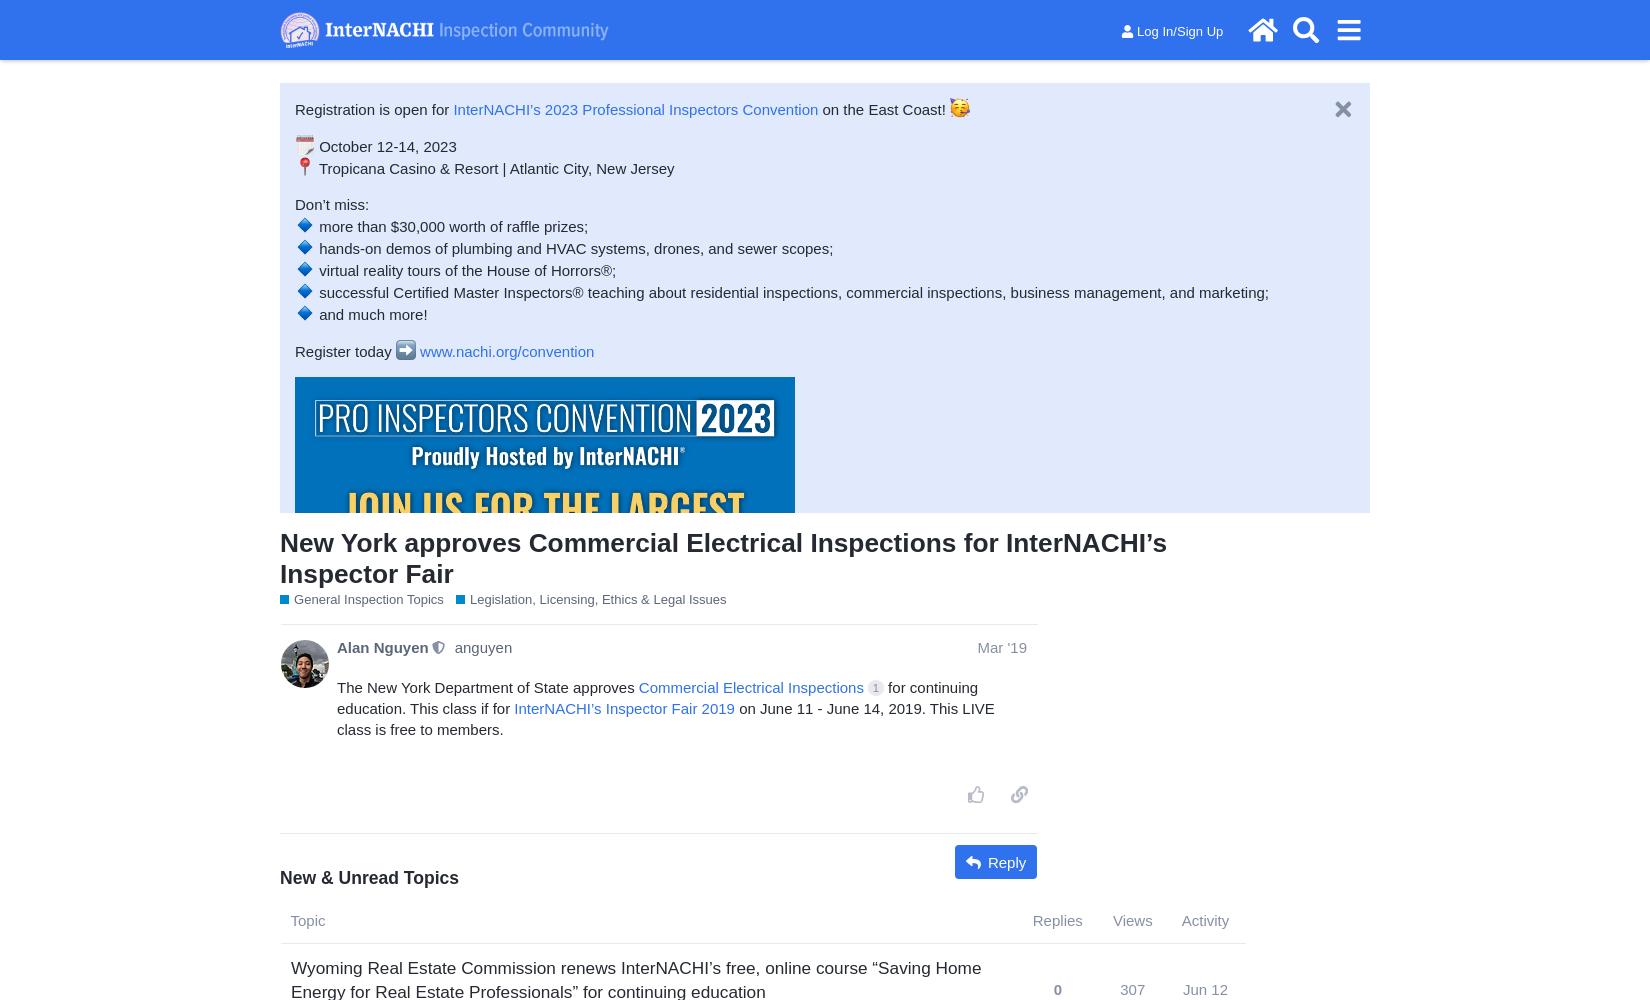 Image resolution: width=1650 pixels, height=1000 pixels. I want to click on 'virtual reality tours of the House of Horrors®;', so click(464, 269).